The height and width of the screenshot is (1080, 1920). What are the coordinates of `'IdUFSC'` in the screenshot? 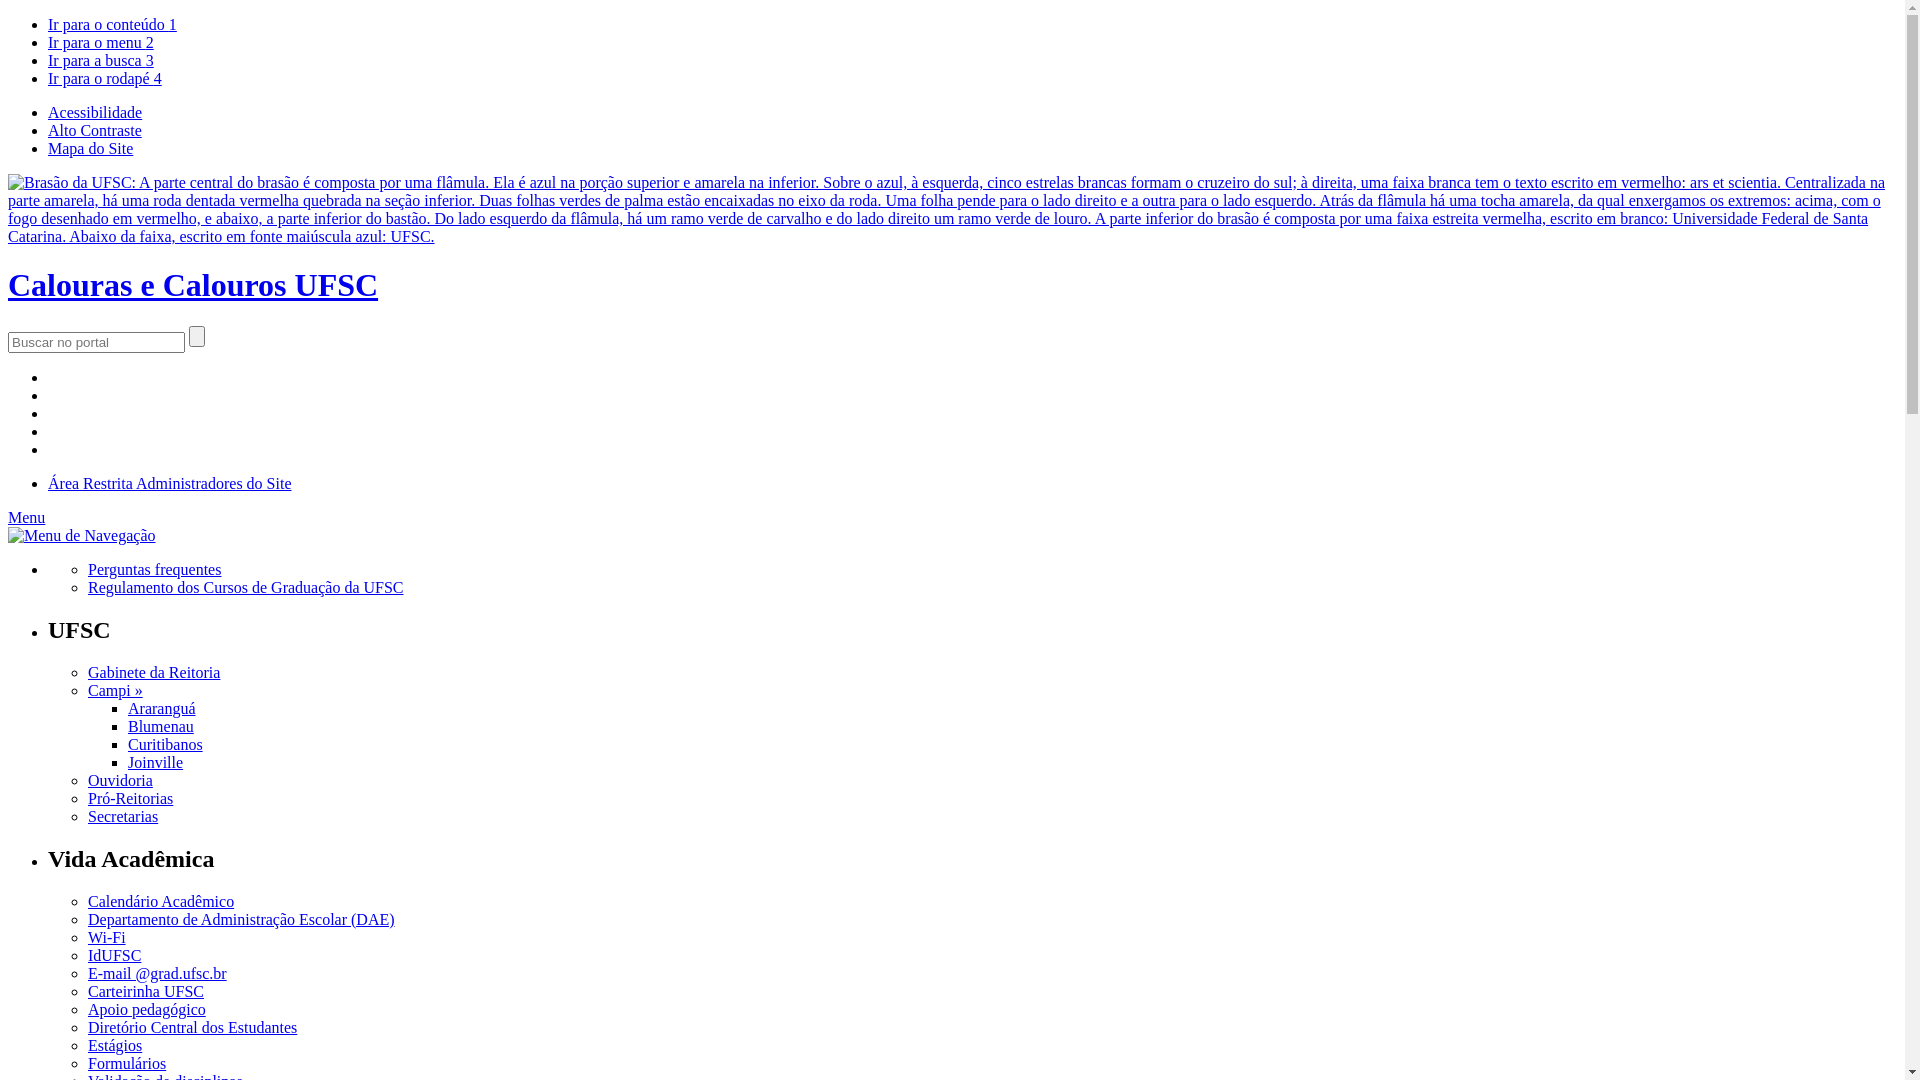 It's located at (113, 953).